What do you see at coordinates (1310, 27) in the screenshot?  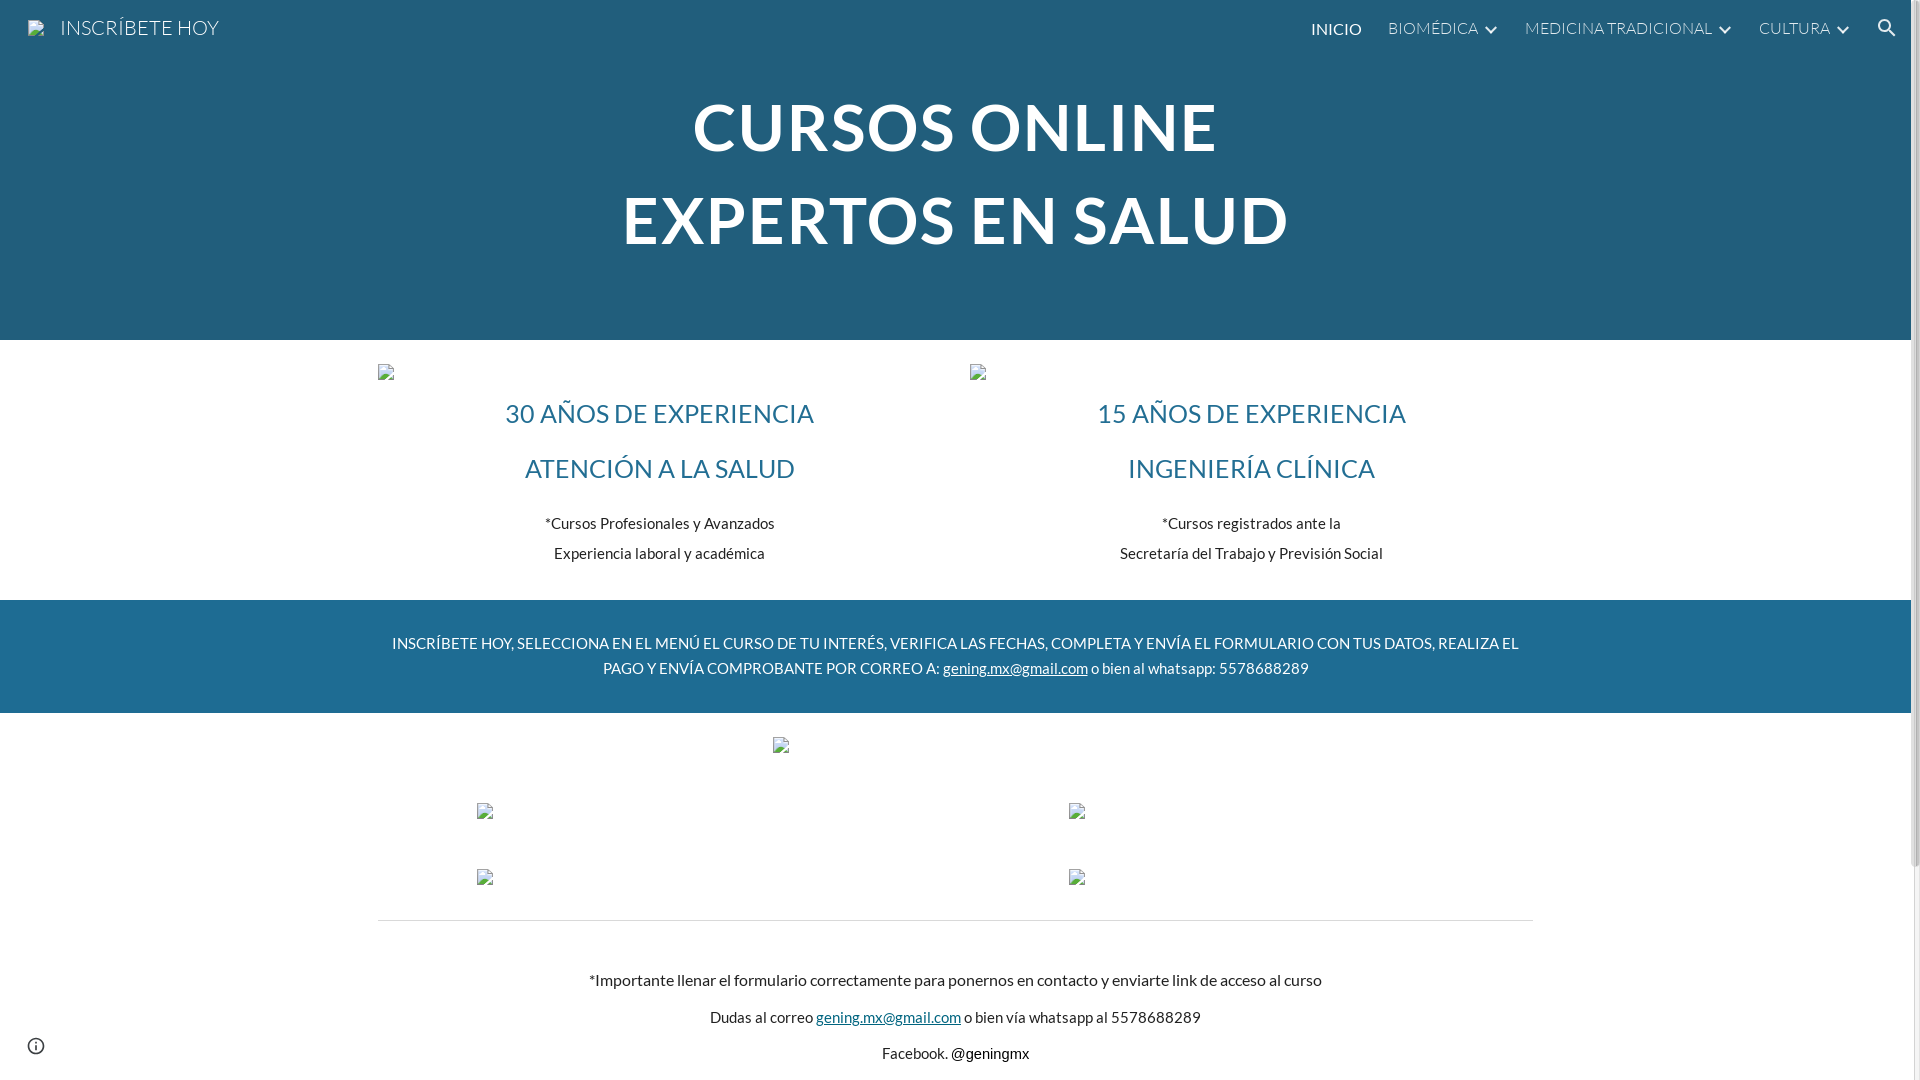 I see `'INICIO'` at bounding box center [1310, 27].